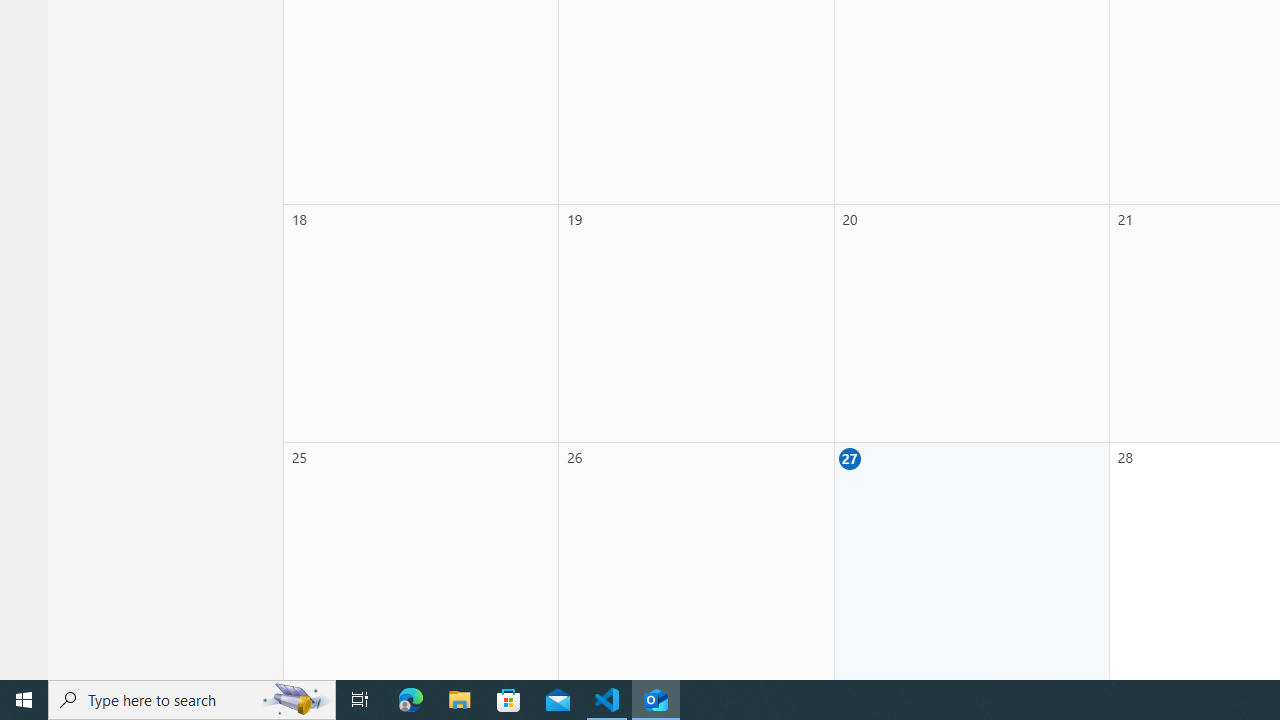  Describe the element at coordinates (410, 698) in the screenshot. I see `'Microsoft Edge'` at that location.